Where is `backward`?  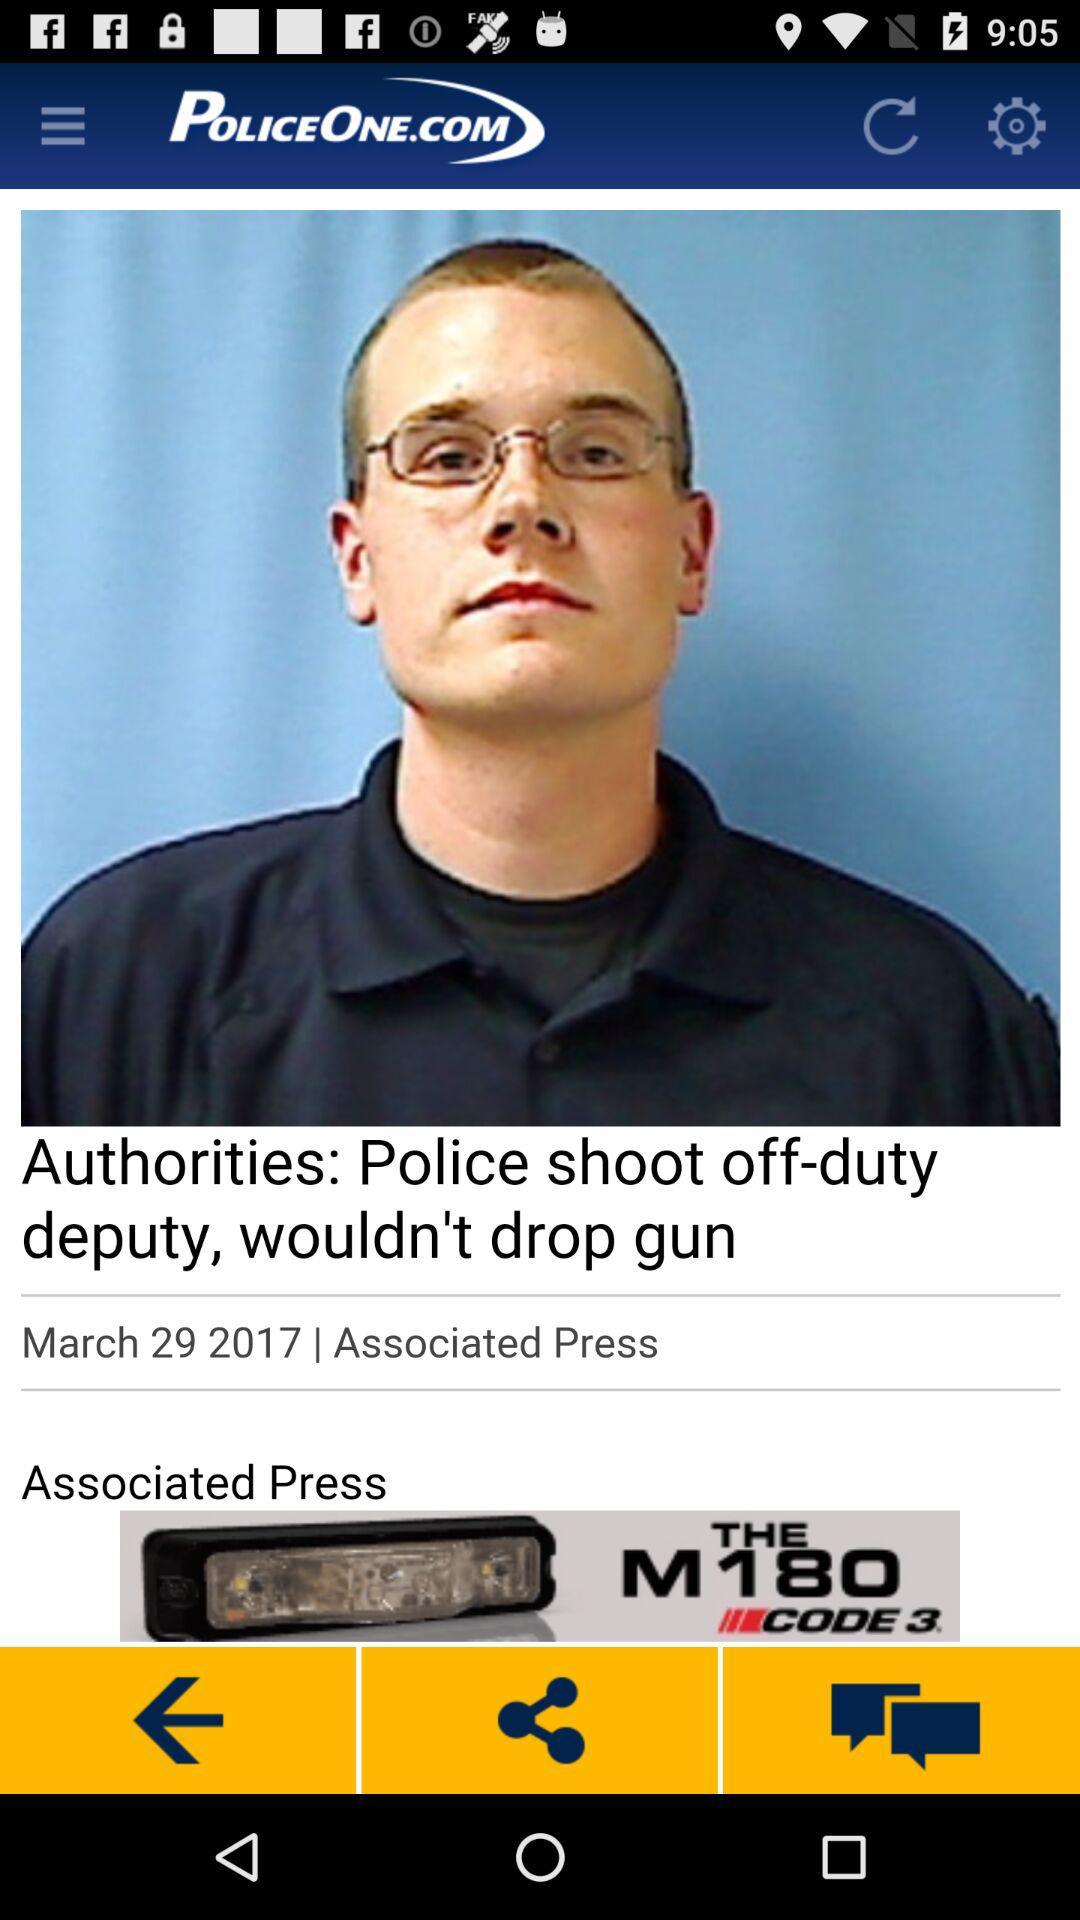
backward is located at coordinates (177, 1719).